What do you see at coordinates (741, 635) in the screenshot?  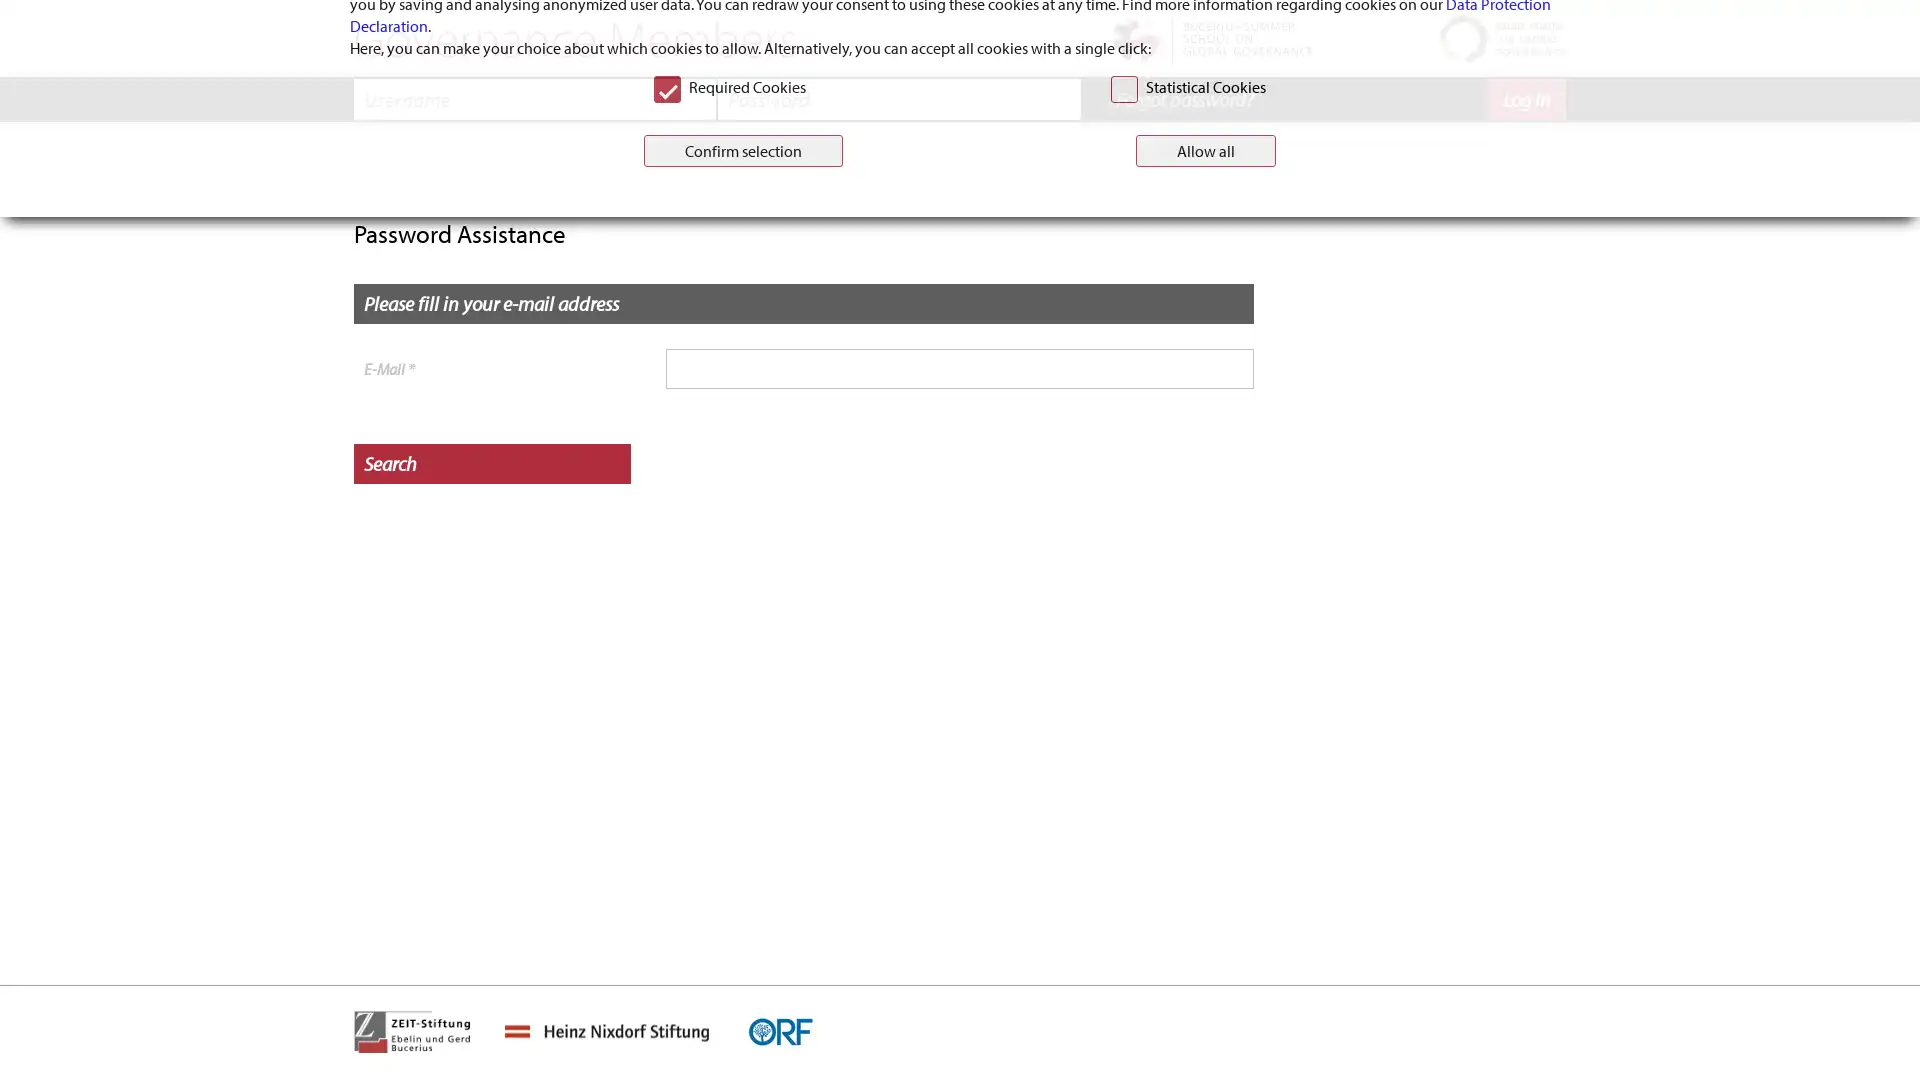 I see `Confirm selection` at bounding box center [741, 635].